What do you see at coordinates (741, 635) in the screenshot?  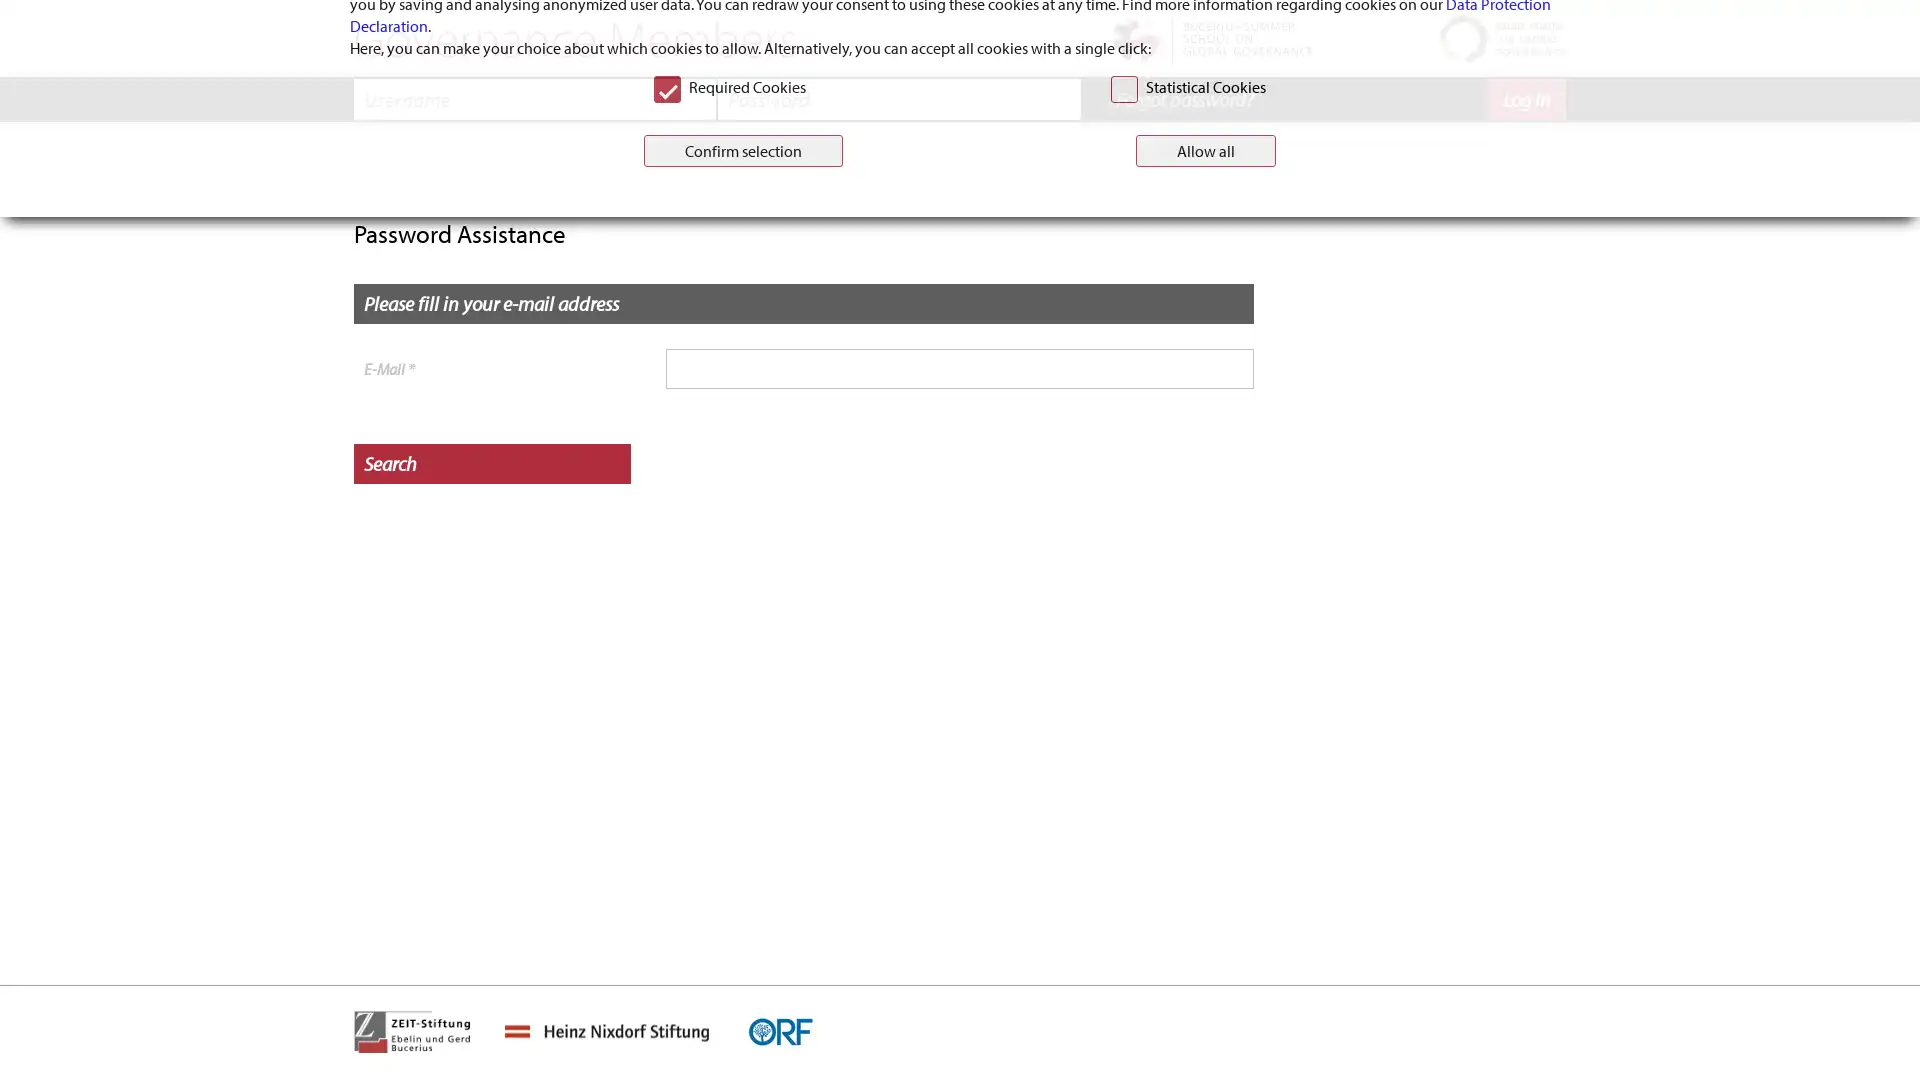 I see `Confirm selection` at bounding box center [741, 635].